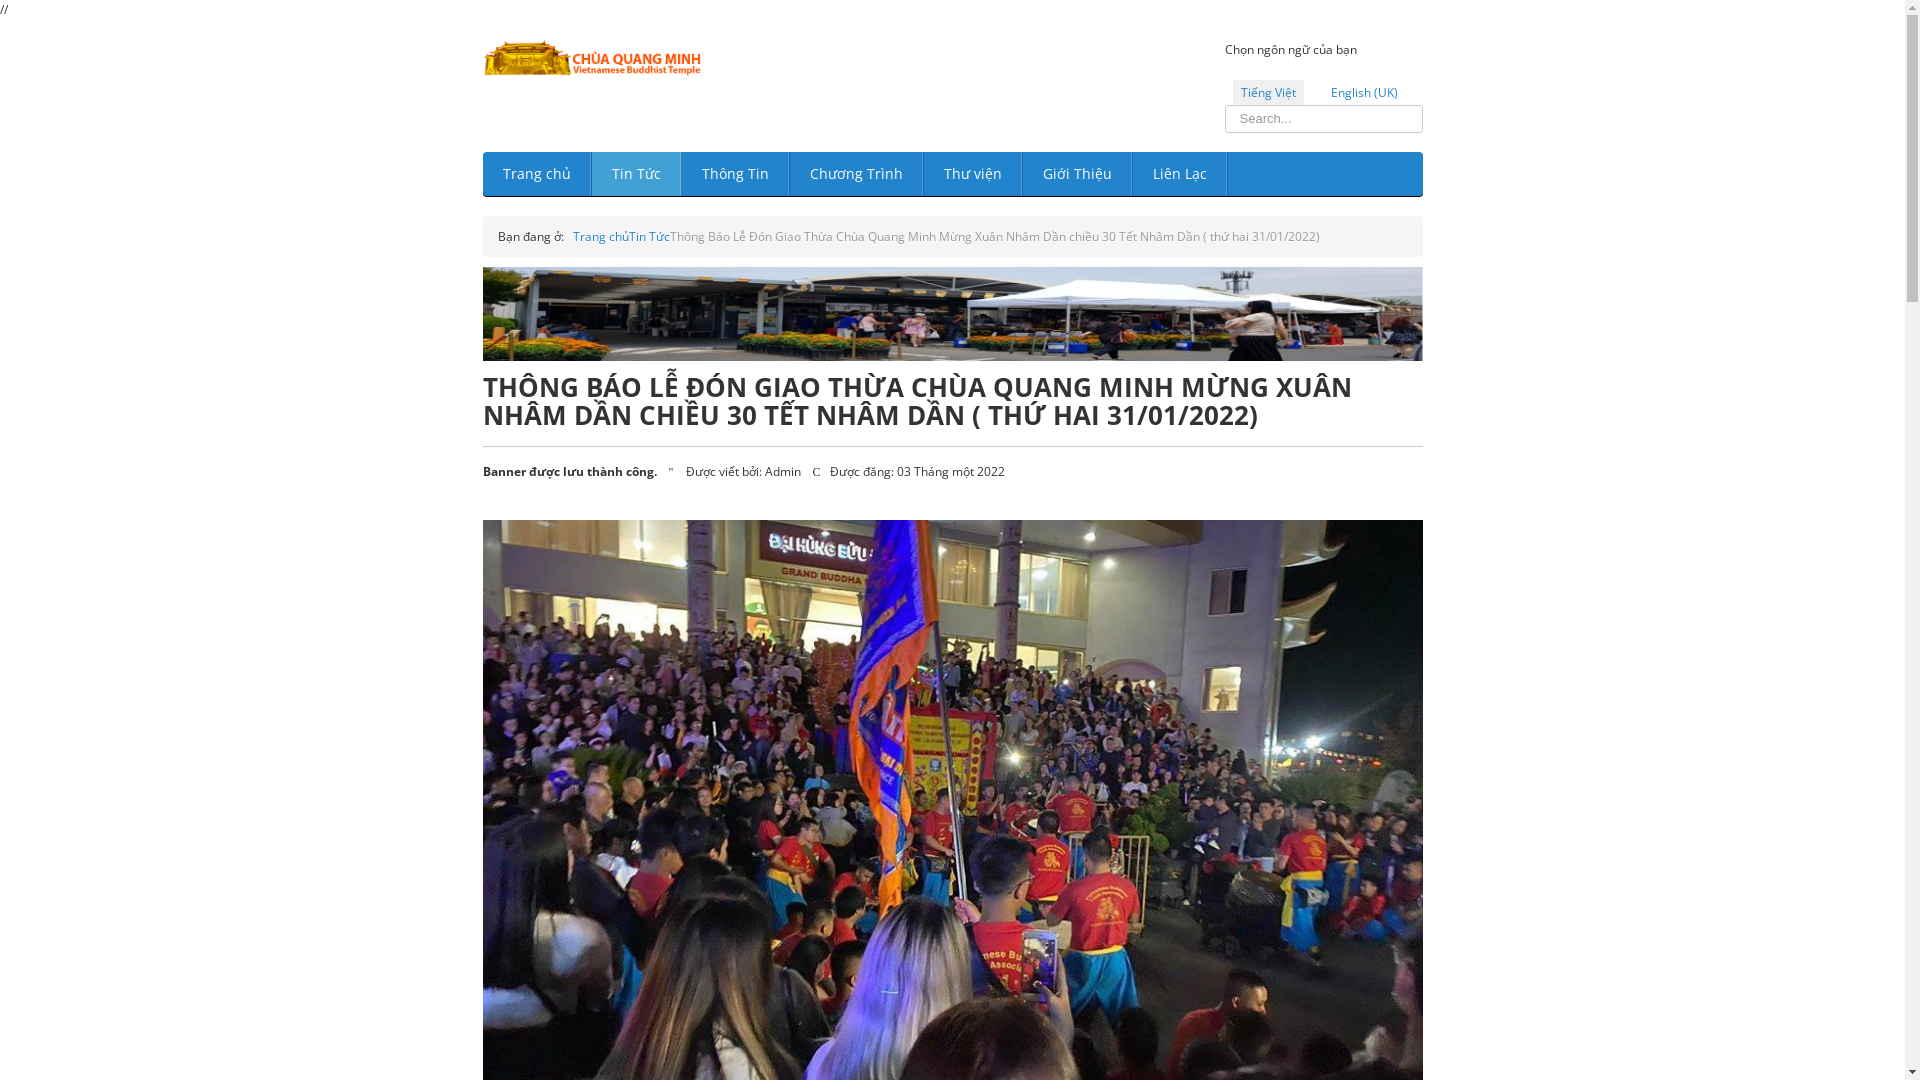 This screenshot has height=1080, width=1920. I want to click on 'English (UK)', so click(1362, 92).